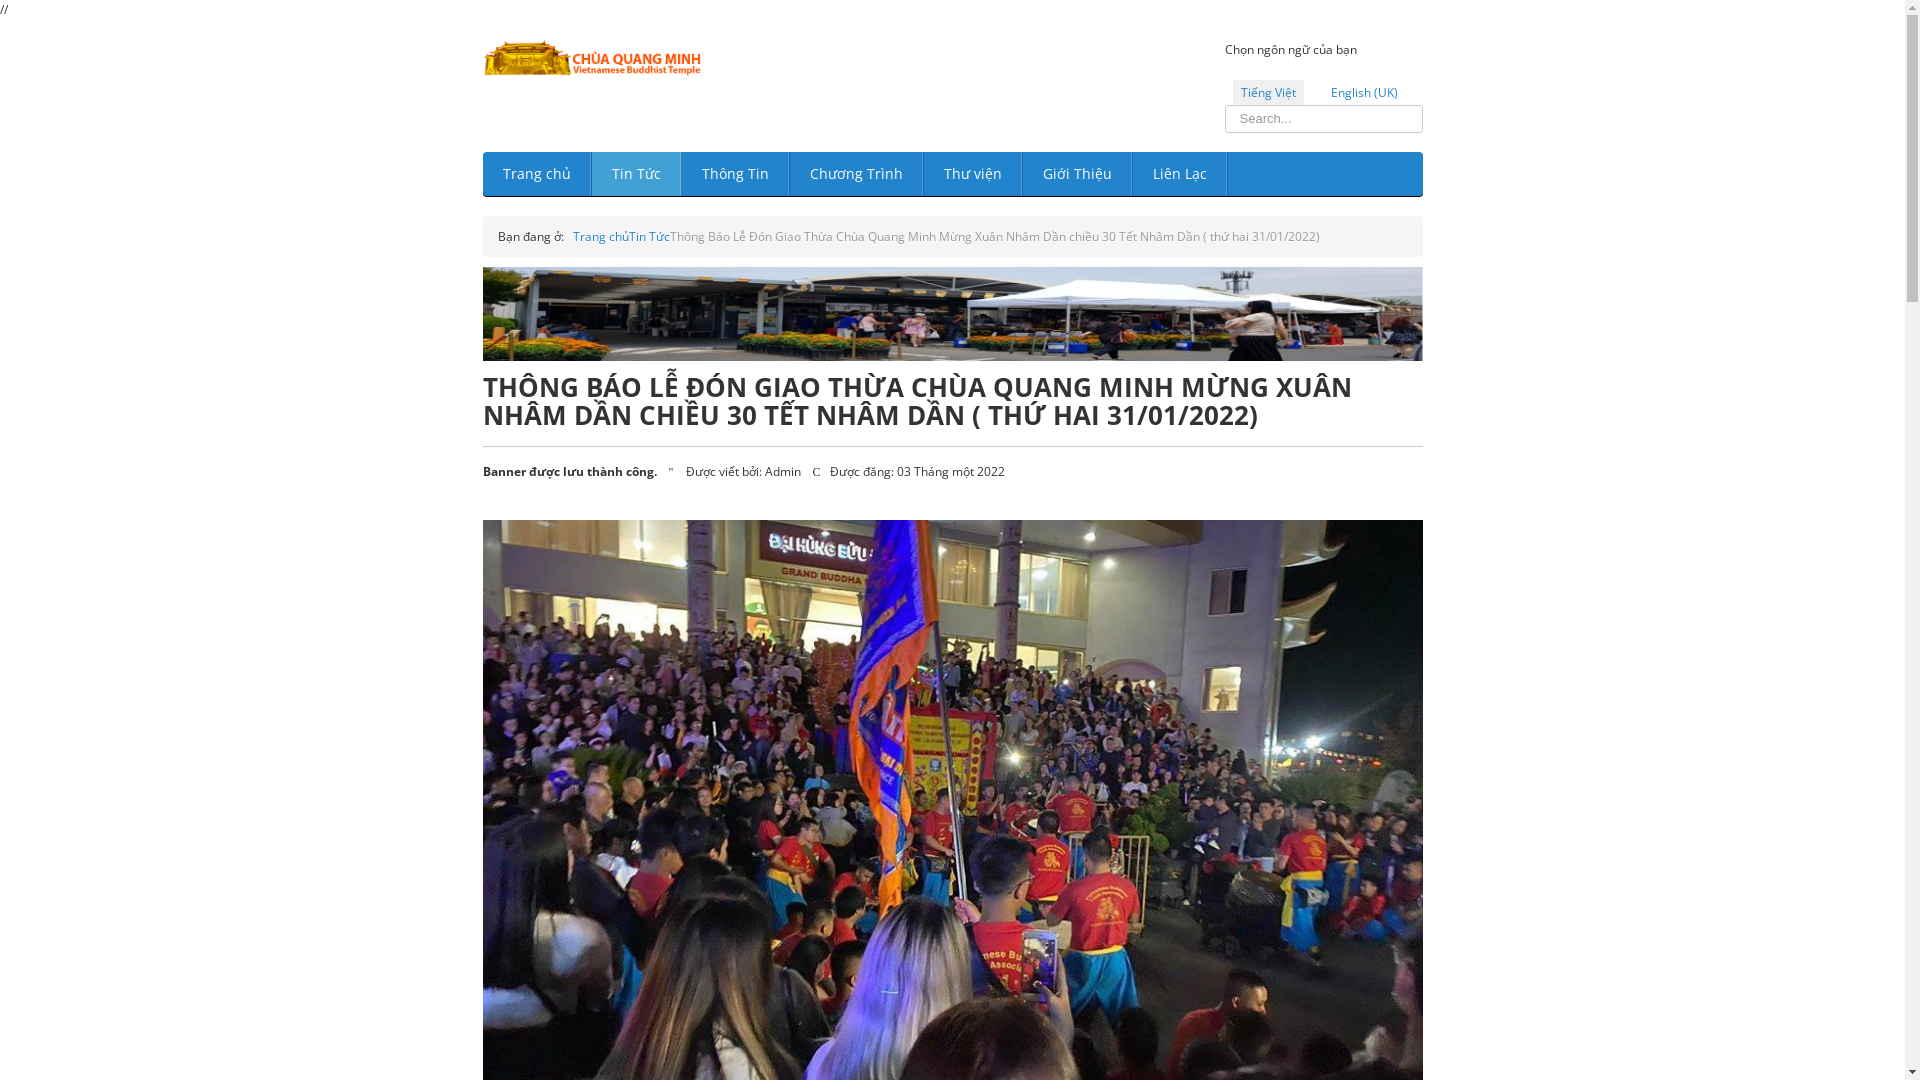 This screenshot has height=1080, width=1920. I want to click on 'English (UK)', so click(1362, 92).